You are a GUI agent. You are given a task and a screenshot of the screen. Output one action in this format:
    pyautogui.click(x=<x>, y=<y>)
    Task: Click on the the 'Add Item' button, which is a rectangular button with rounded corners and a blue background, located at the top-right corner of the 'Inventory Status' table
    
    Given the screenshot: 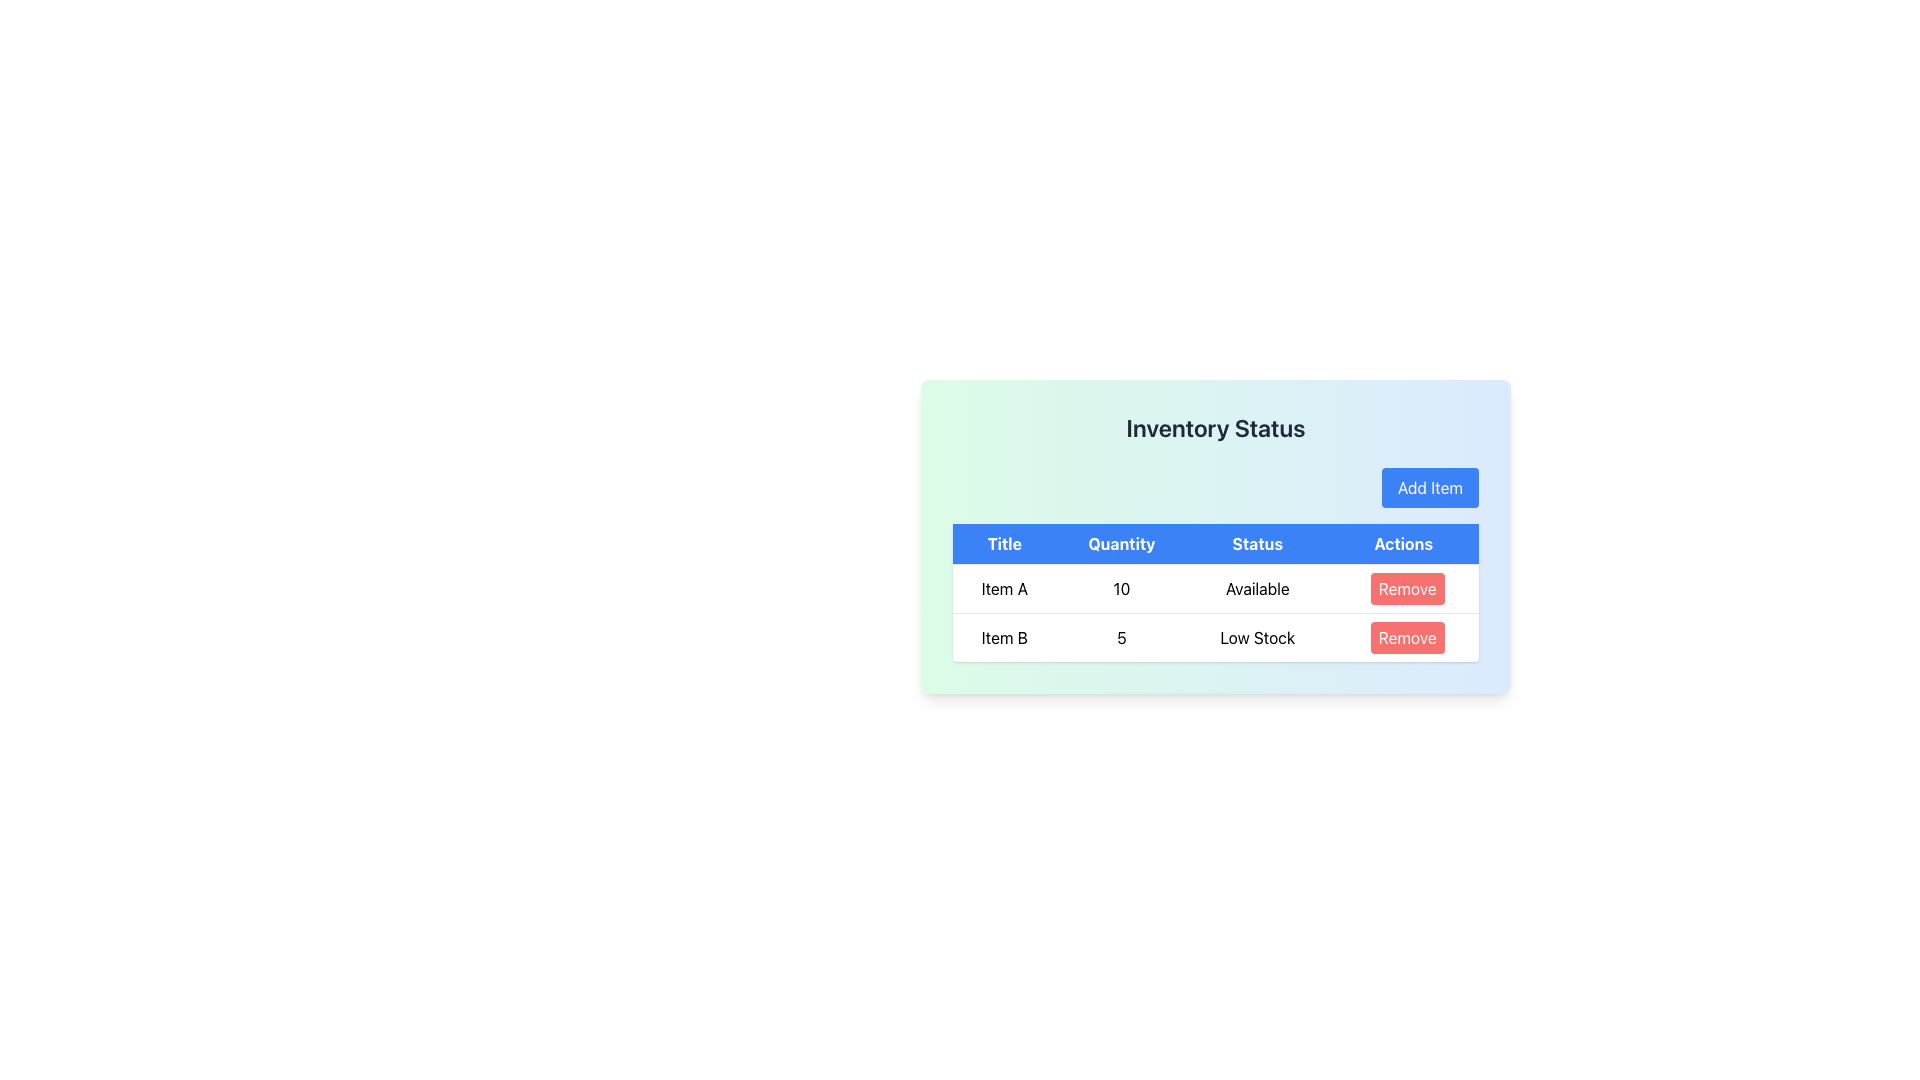 What is the action you would take?
    pyautogui.click(x=1429, y=488)
    